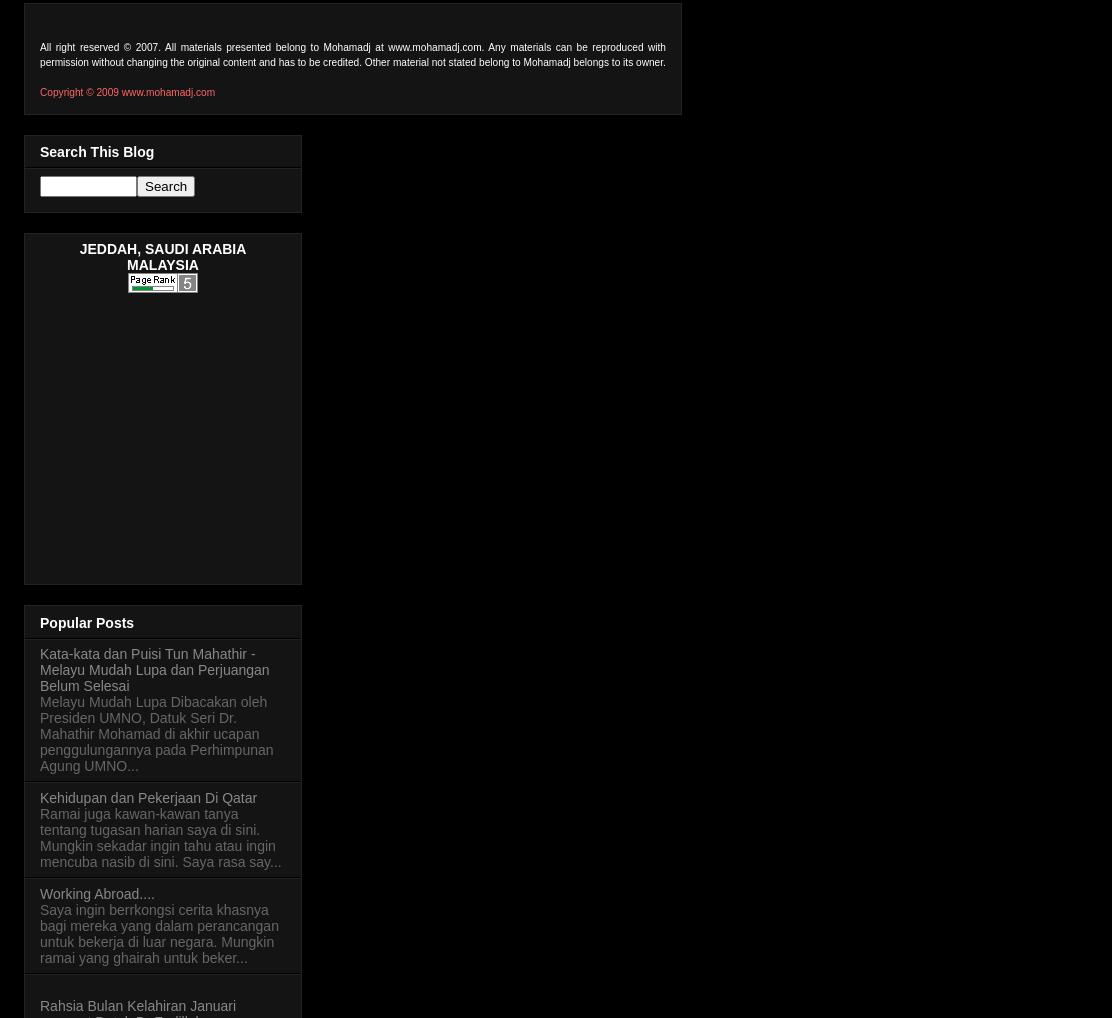 Image resolution: width=1112 pixels, height=1018 pixels. Describe the element at coordinates (40, 892) in the screenshot. I see `'Working Abroad....'` at that location.